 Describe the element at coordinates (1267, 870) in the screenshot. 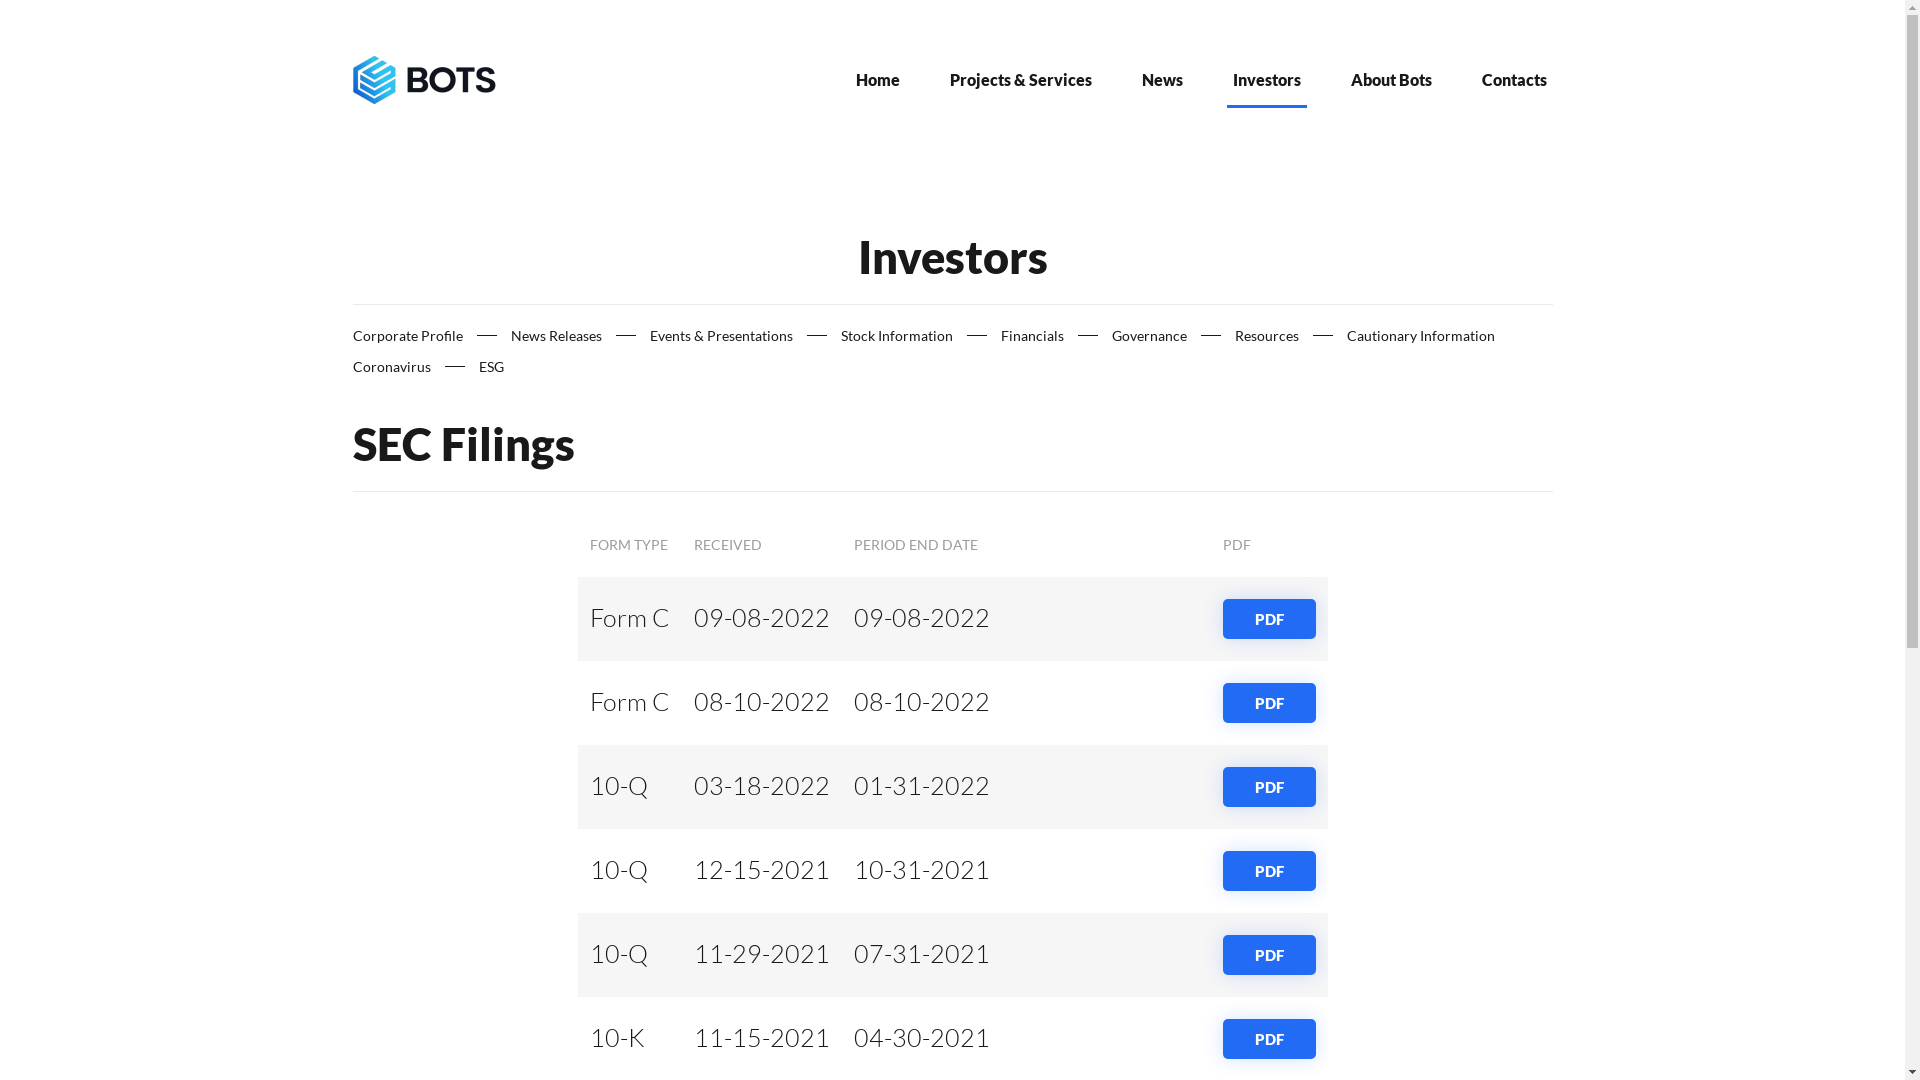

I see `'PDF'` at that location.